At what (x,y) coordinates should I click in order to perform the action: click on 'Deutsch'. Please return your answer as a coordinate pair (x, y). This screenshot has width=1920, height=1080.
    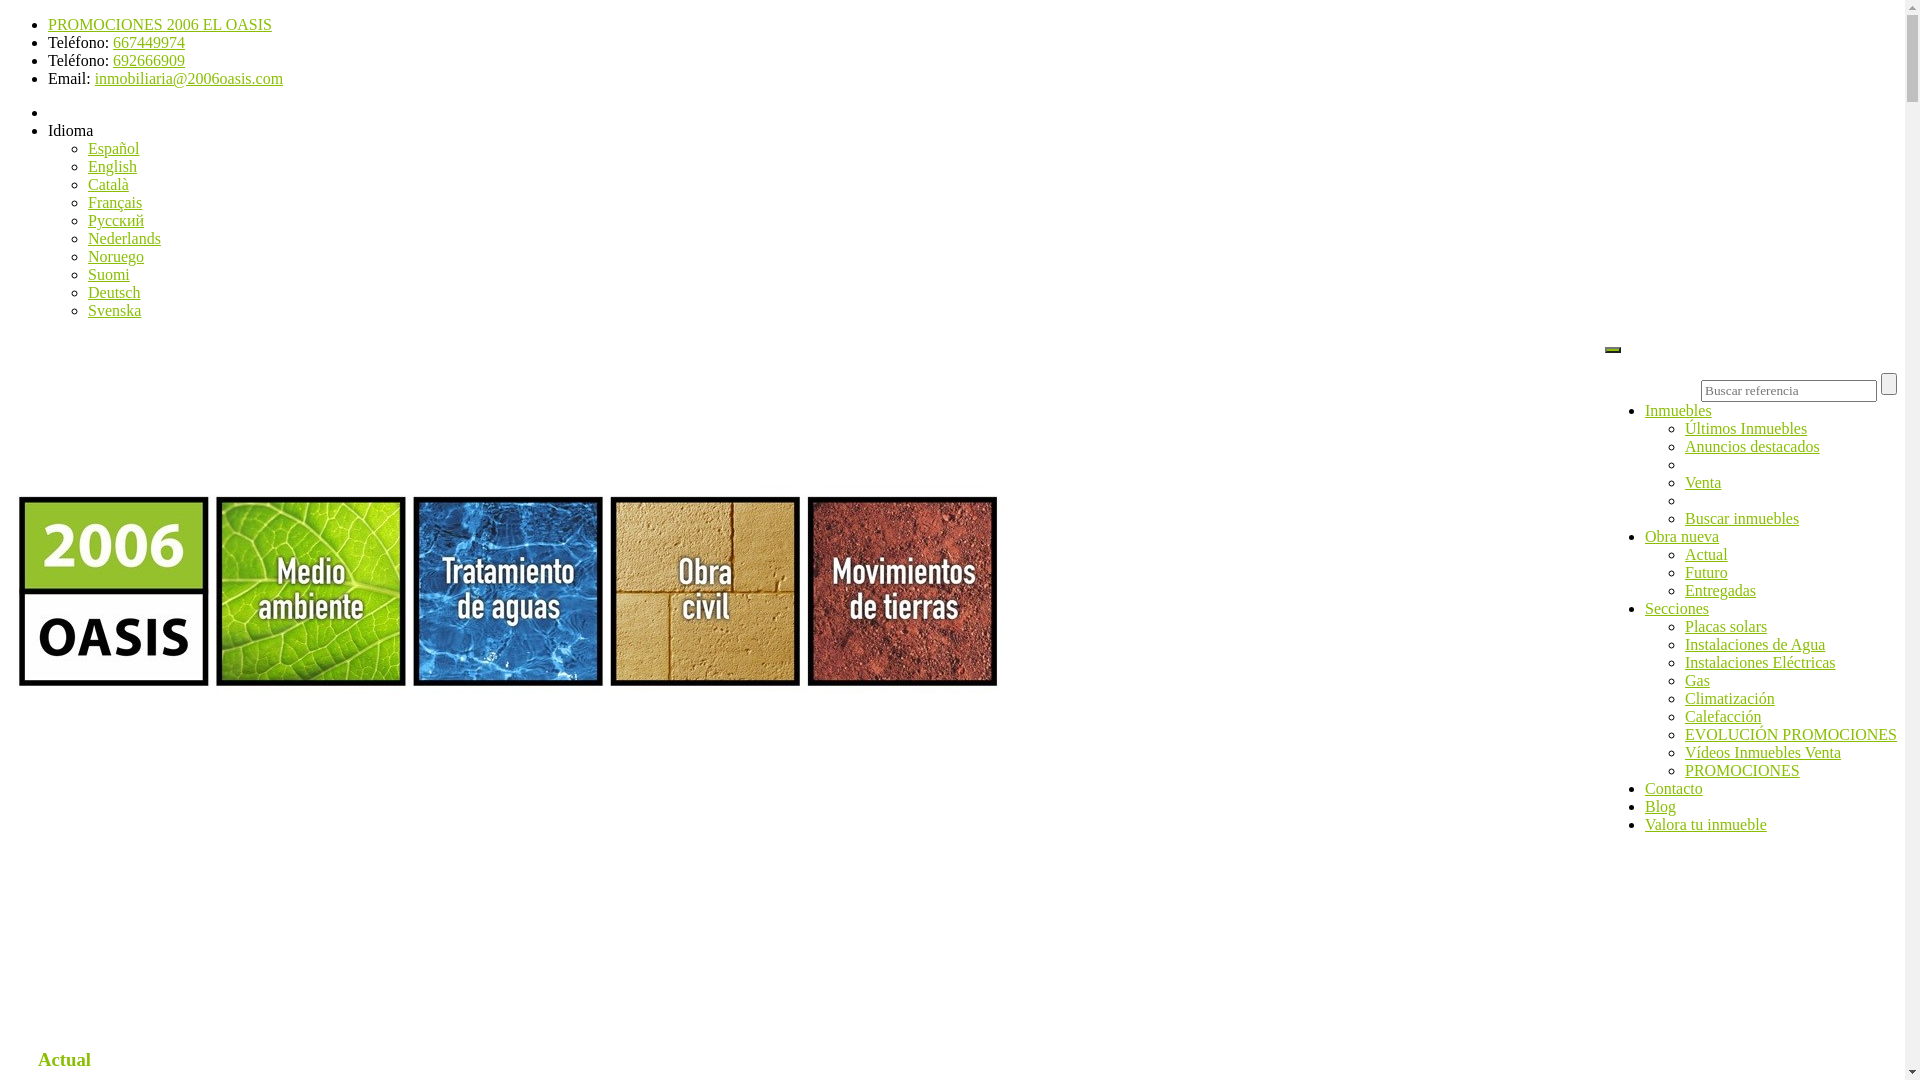
    Looking at the image, I should click on (113, 292).